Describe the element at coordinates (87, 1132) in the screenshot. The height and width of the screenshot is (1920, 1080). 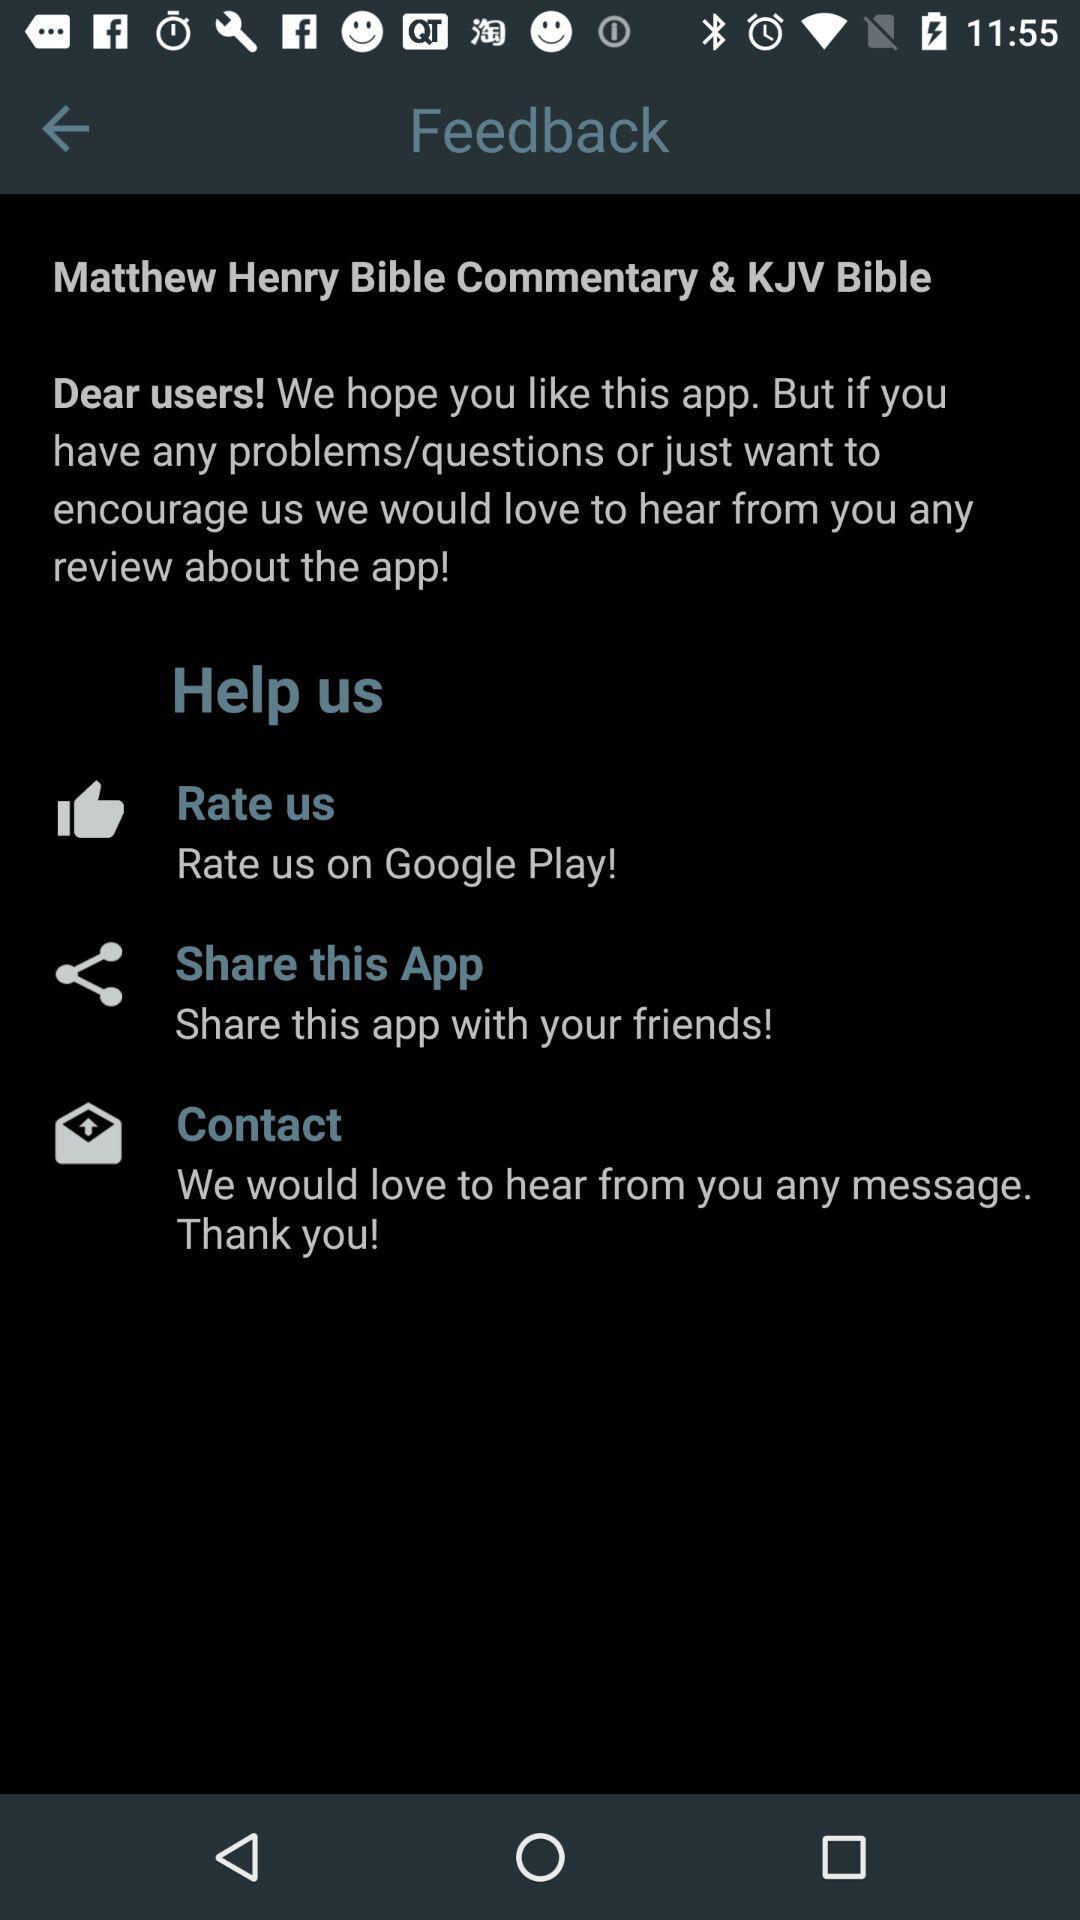
I see `contact us` at that location.